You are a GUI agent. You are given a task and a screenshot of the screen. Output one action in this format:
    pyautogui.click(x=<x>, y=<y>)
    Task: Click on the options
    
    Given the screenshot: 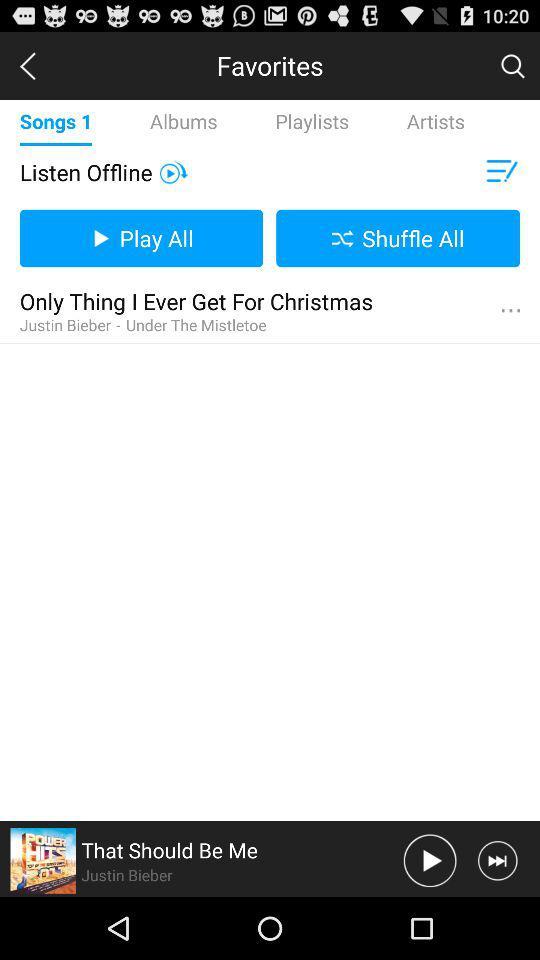 What is the action you would take?
    pyautogui.click(x=510, y=311)
    